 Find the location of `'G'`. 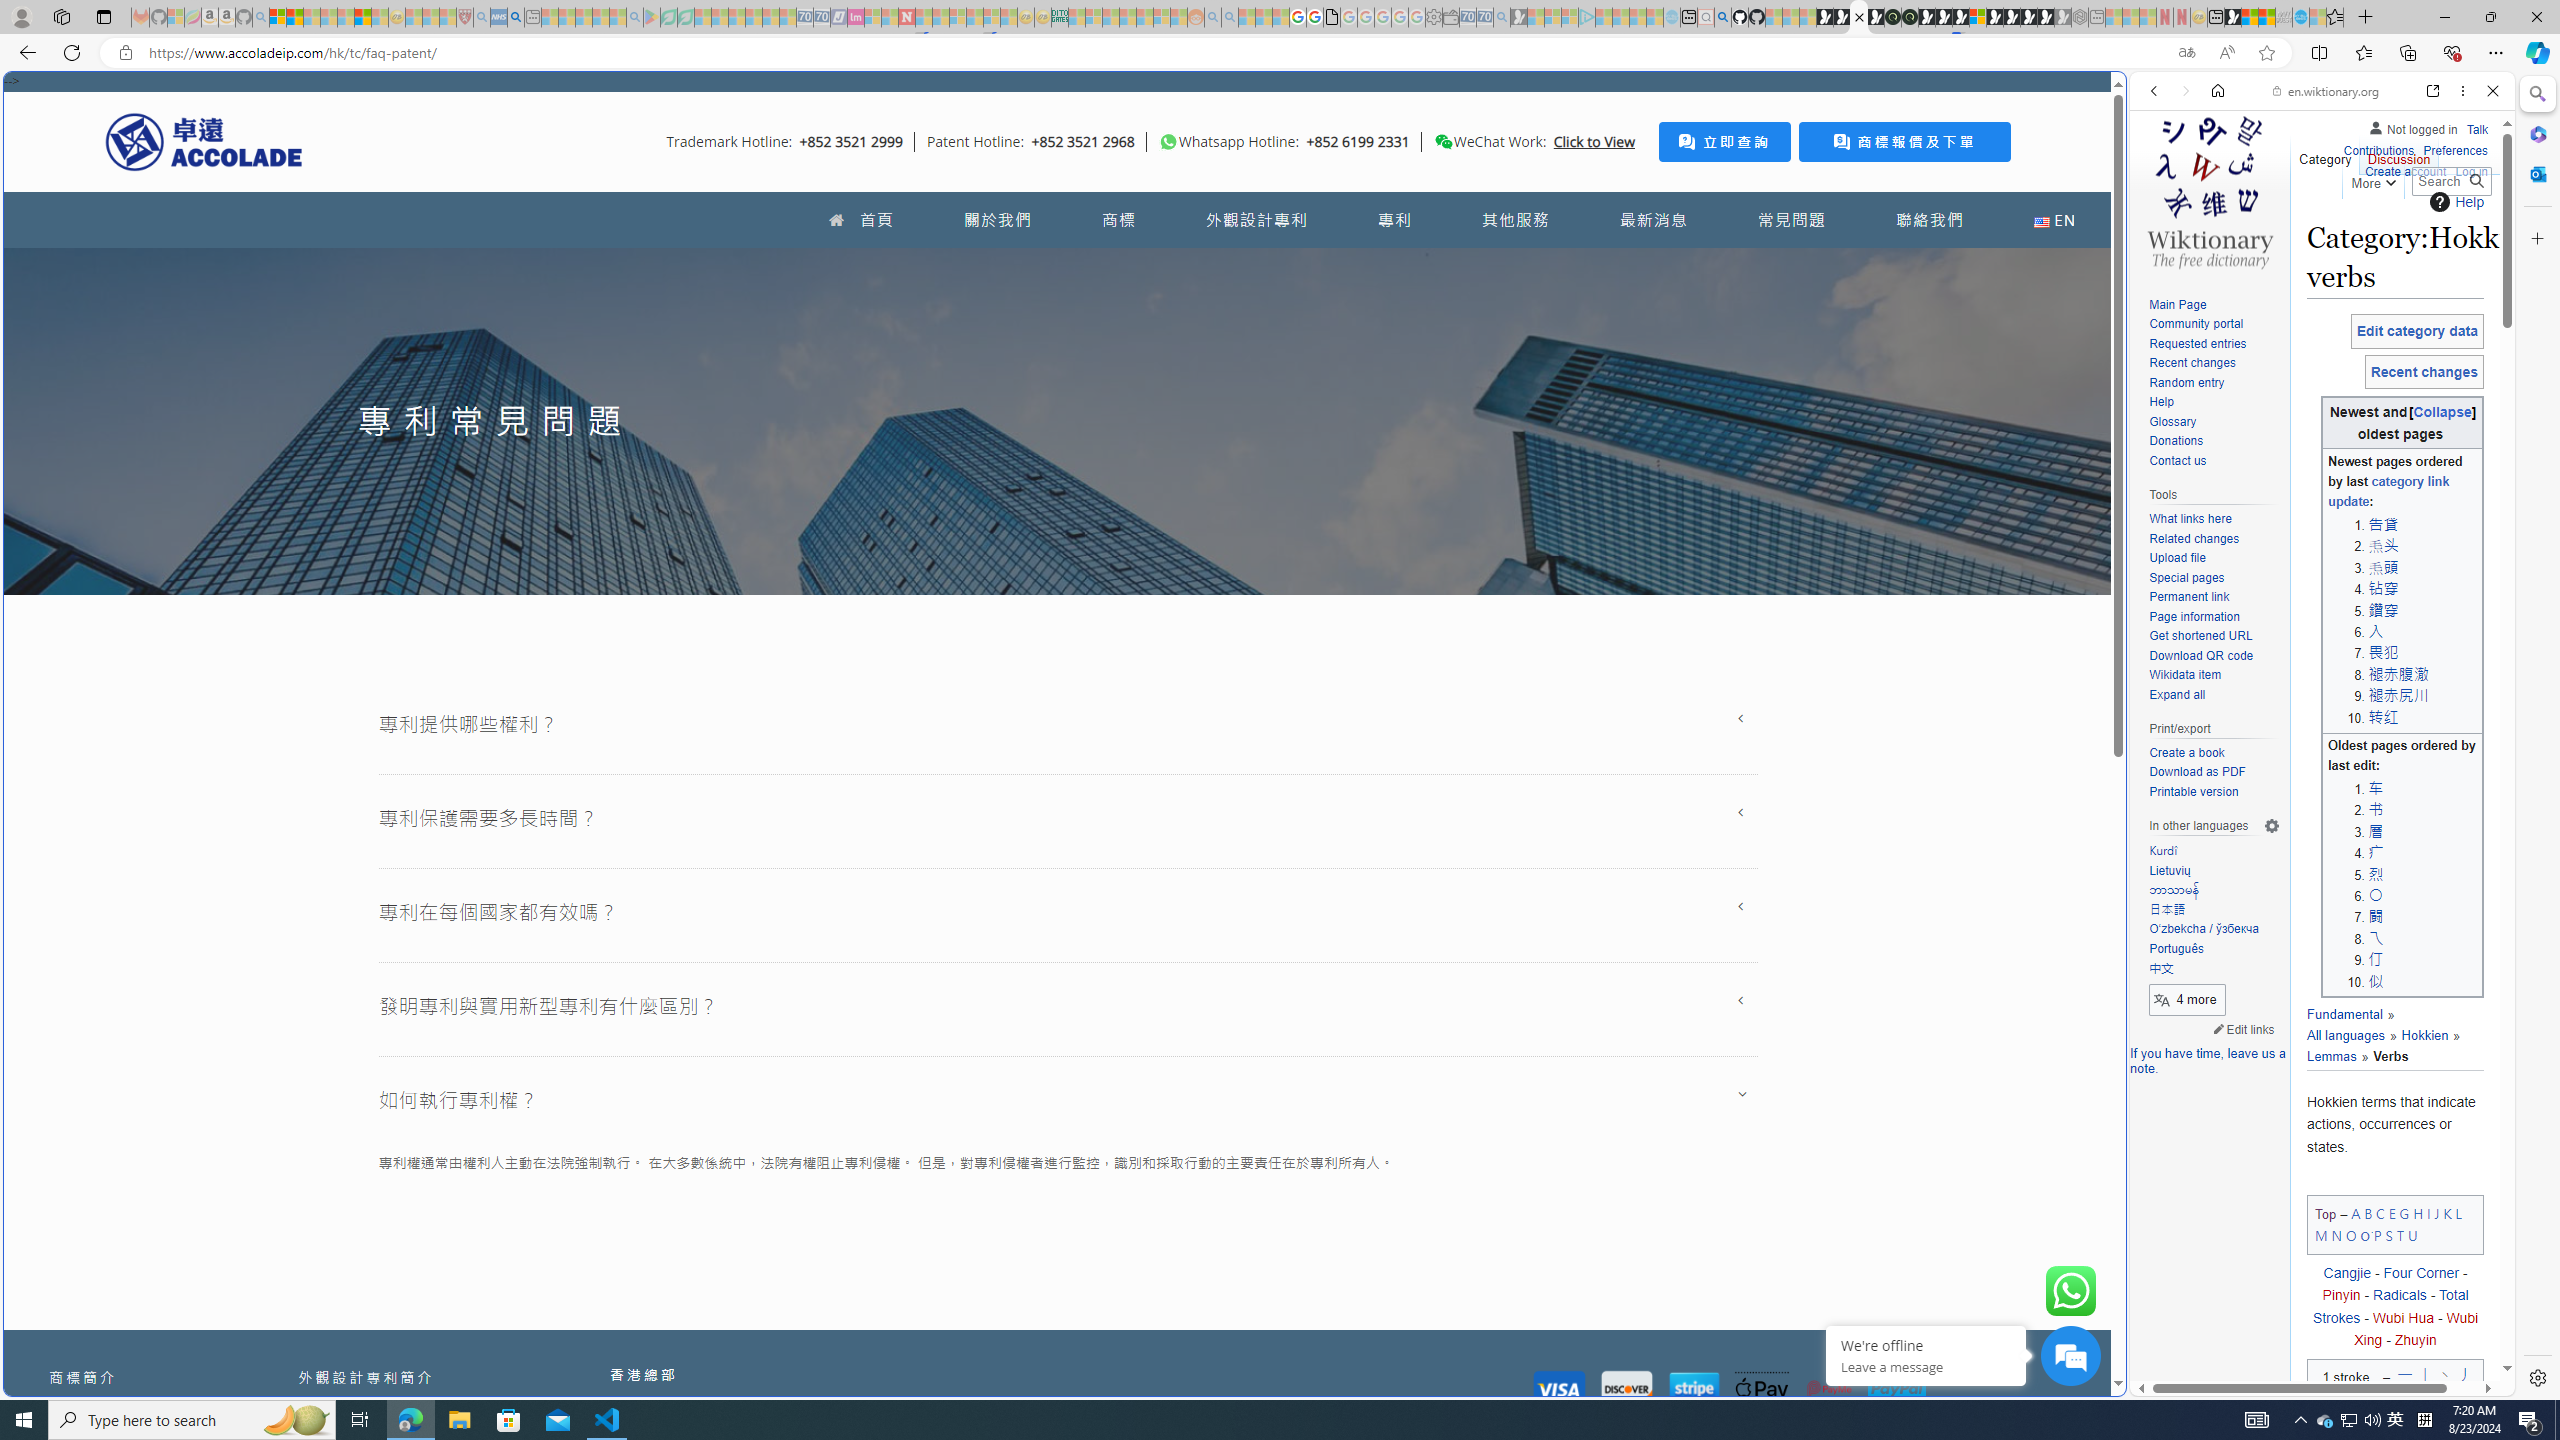

'G' is located at coordinates (2402, 1213).